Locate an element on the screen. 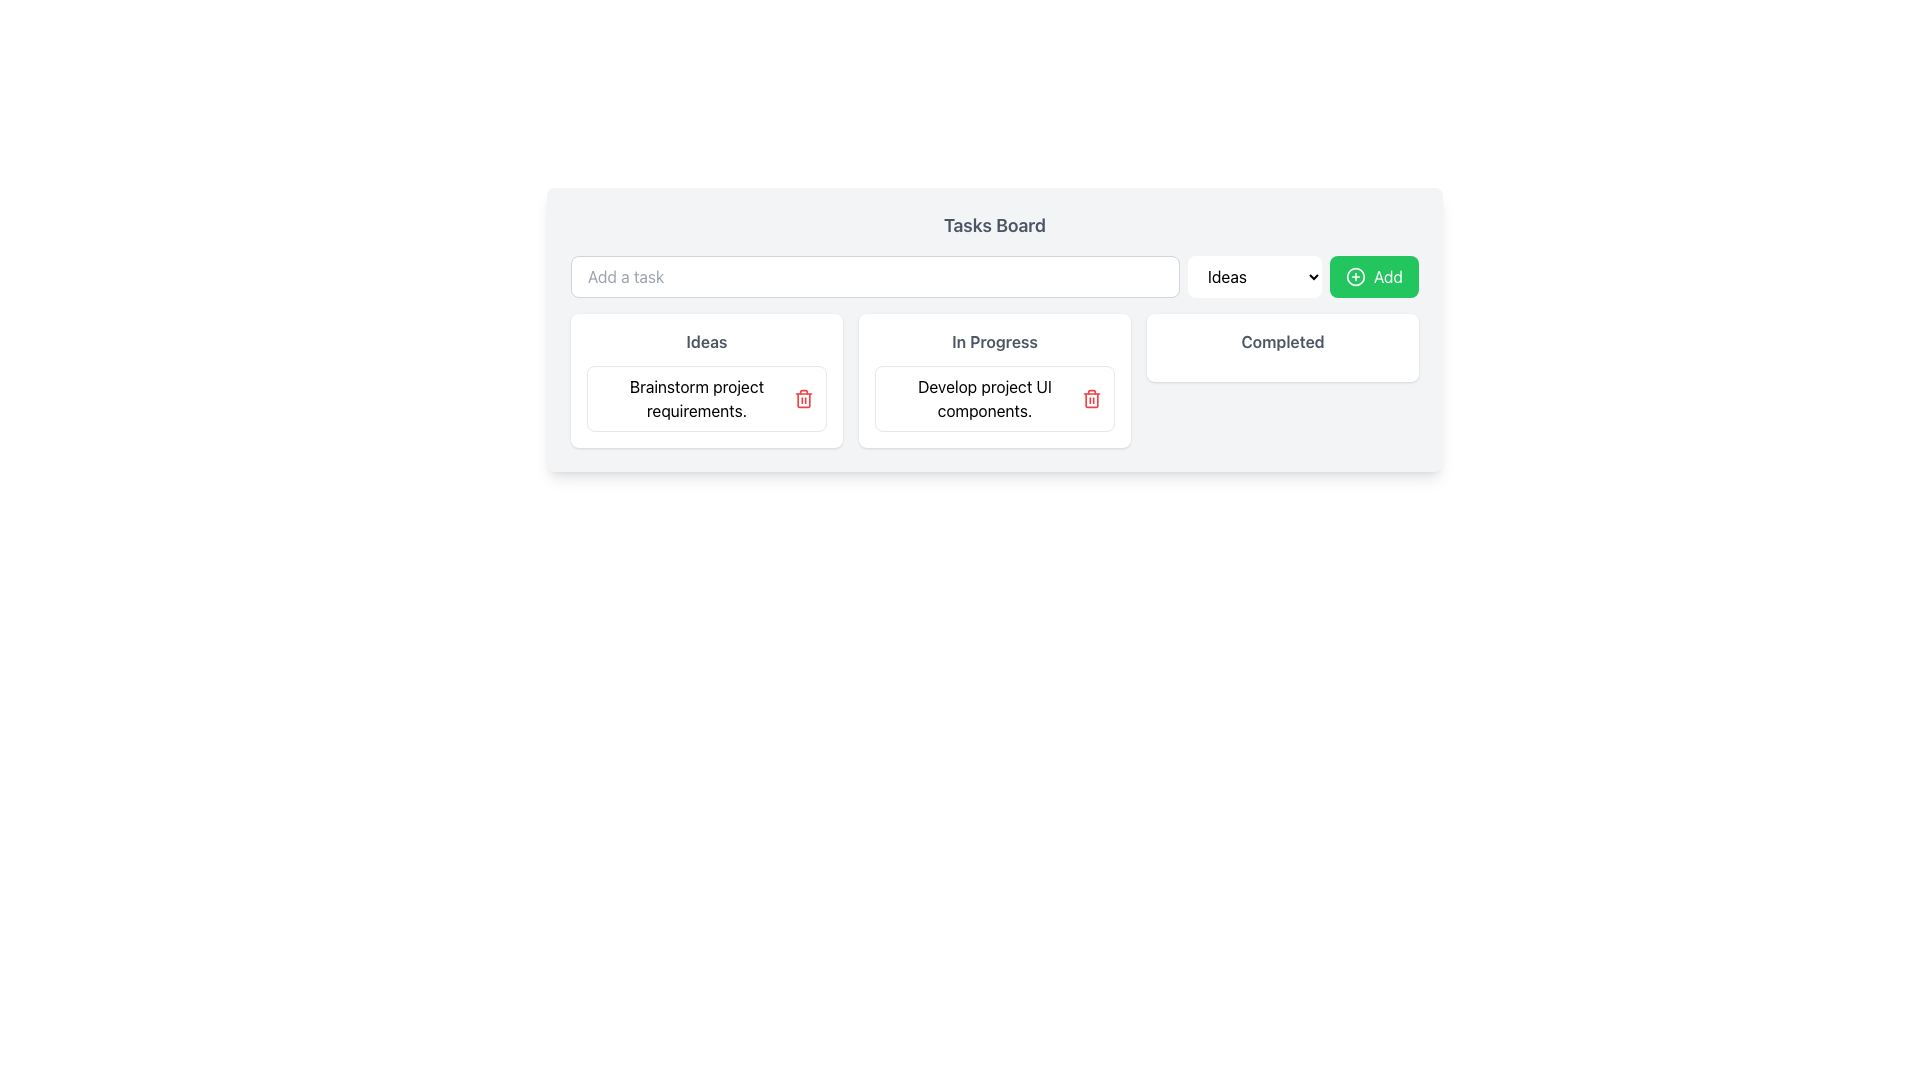 This screenshot has height=1080, width=1920. text from the 'Tasks Board' label, which is a bold gray text element located at the top center of its section is located at coordinates (994, 225).